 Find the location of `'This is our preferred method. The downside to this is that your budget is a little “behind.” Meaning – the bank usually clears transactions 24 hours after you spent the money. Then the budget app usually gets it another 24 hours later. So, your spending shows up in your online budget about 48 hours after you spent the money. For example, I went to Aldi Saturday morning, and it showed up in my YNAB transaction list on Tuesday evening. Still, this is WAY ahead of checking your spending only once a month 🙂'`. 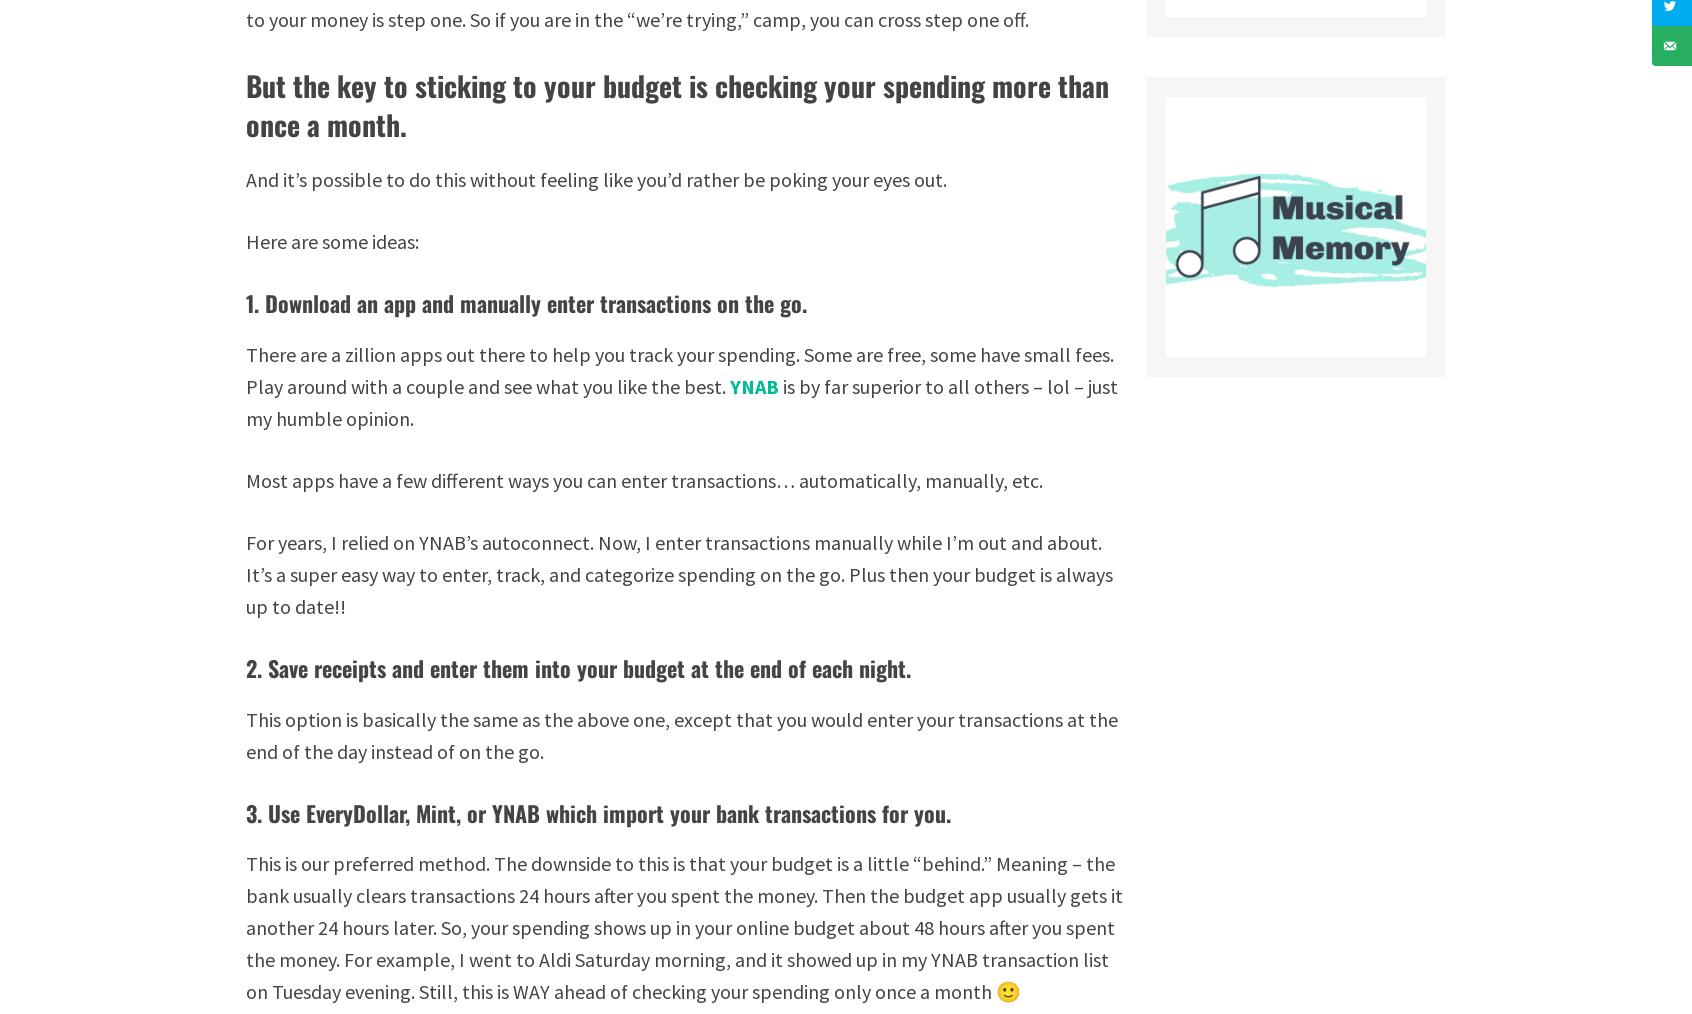

'This is our preferred method. The downside to this is that your budget is a little “behind.” Meaning – the bank usually clears transactions 24 hours after you spent the money. Then the budget app usually gets it another 24 hours later. So, your spending shows up in your online budget about 48 hours after you spent the money. For example, I went to Aldi Saturday morning, and it showed up in my YNAB transaction list on Tuesday evening. Still, this is WAY ahead of checking your spending only once a month 🙂' is located at coordinates (684, 926).